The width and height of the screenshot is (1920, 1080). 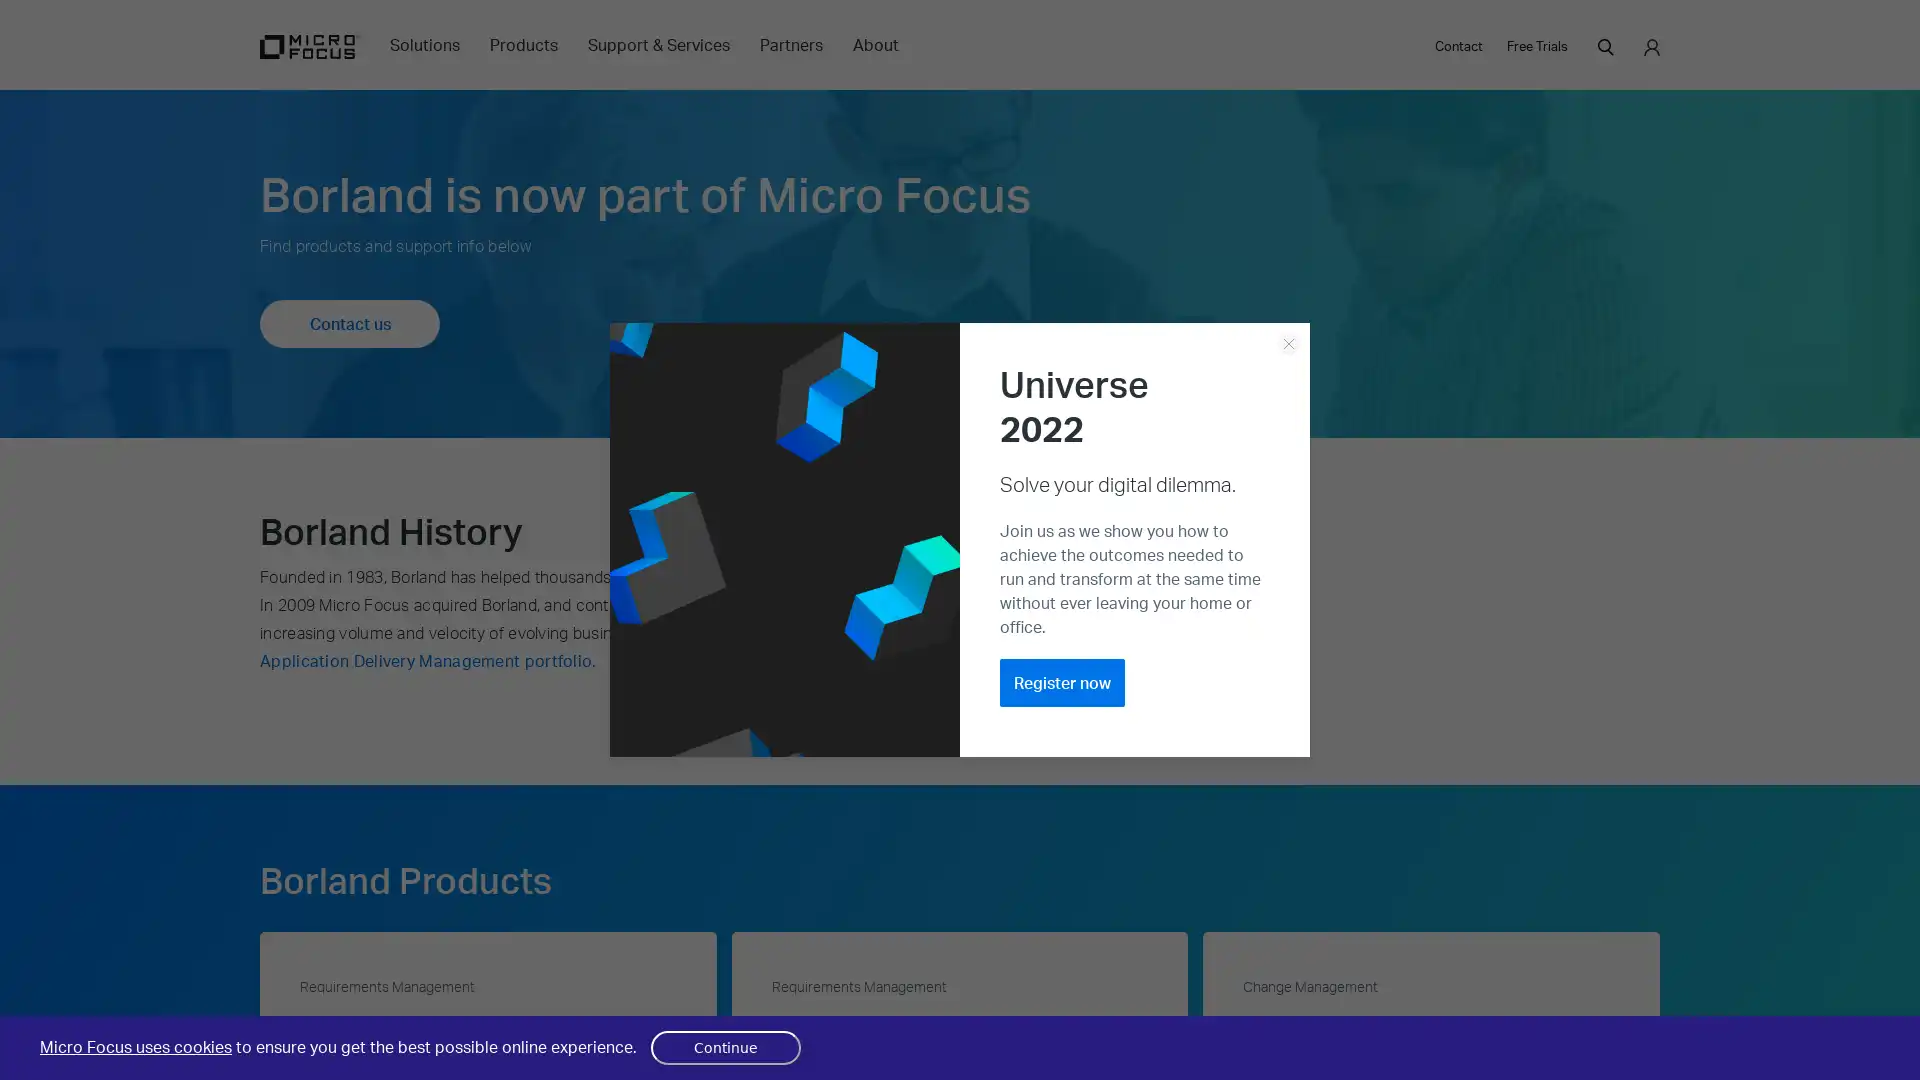 What do you see at coordinates (724, 1047) in the screenshot?
I see `Continue` at bounding box center [724, 1047].